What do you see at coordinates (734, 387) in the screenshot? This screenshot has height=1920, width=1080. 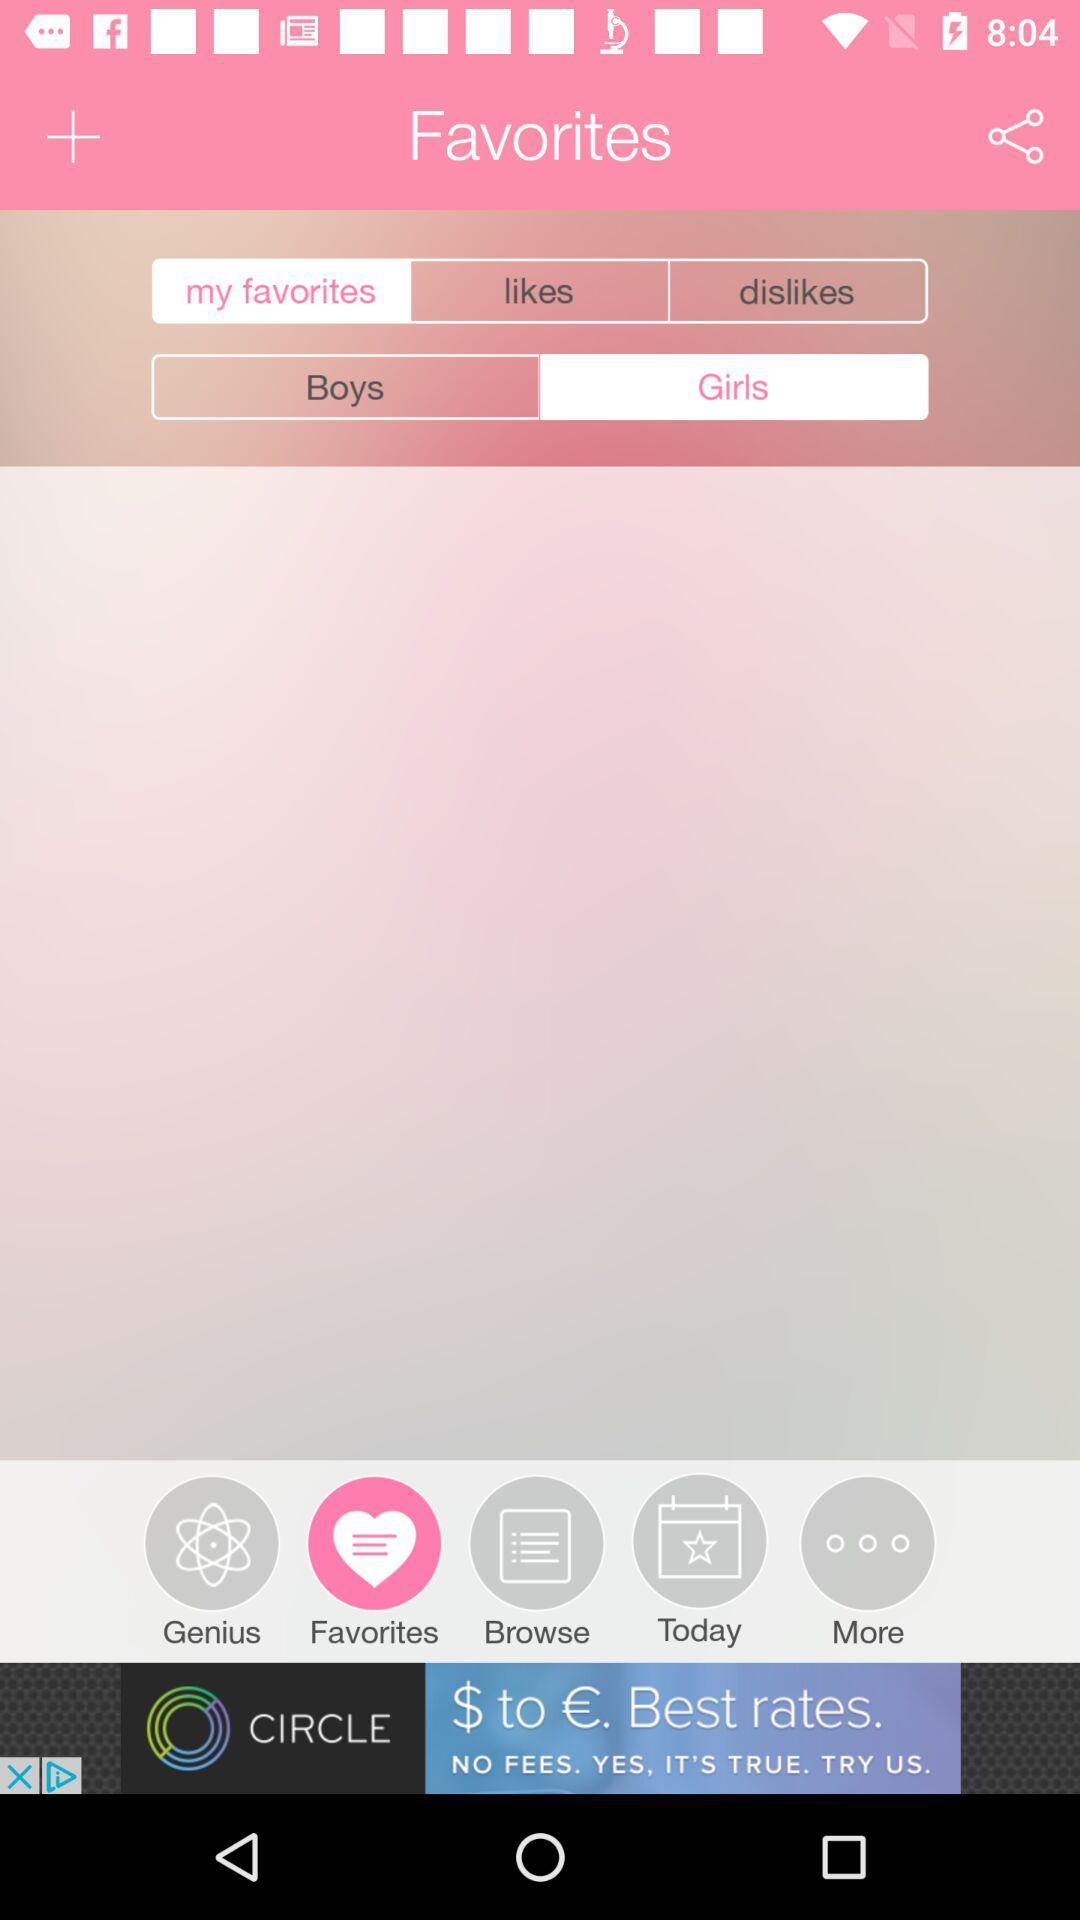 I see `favorites filter choice girls` at bounding box center [734, 387].